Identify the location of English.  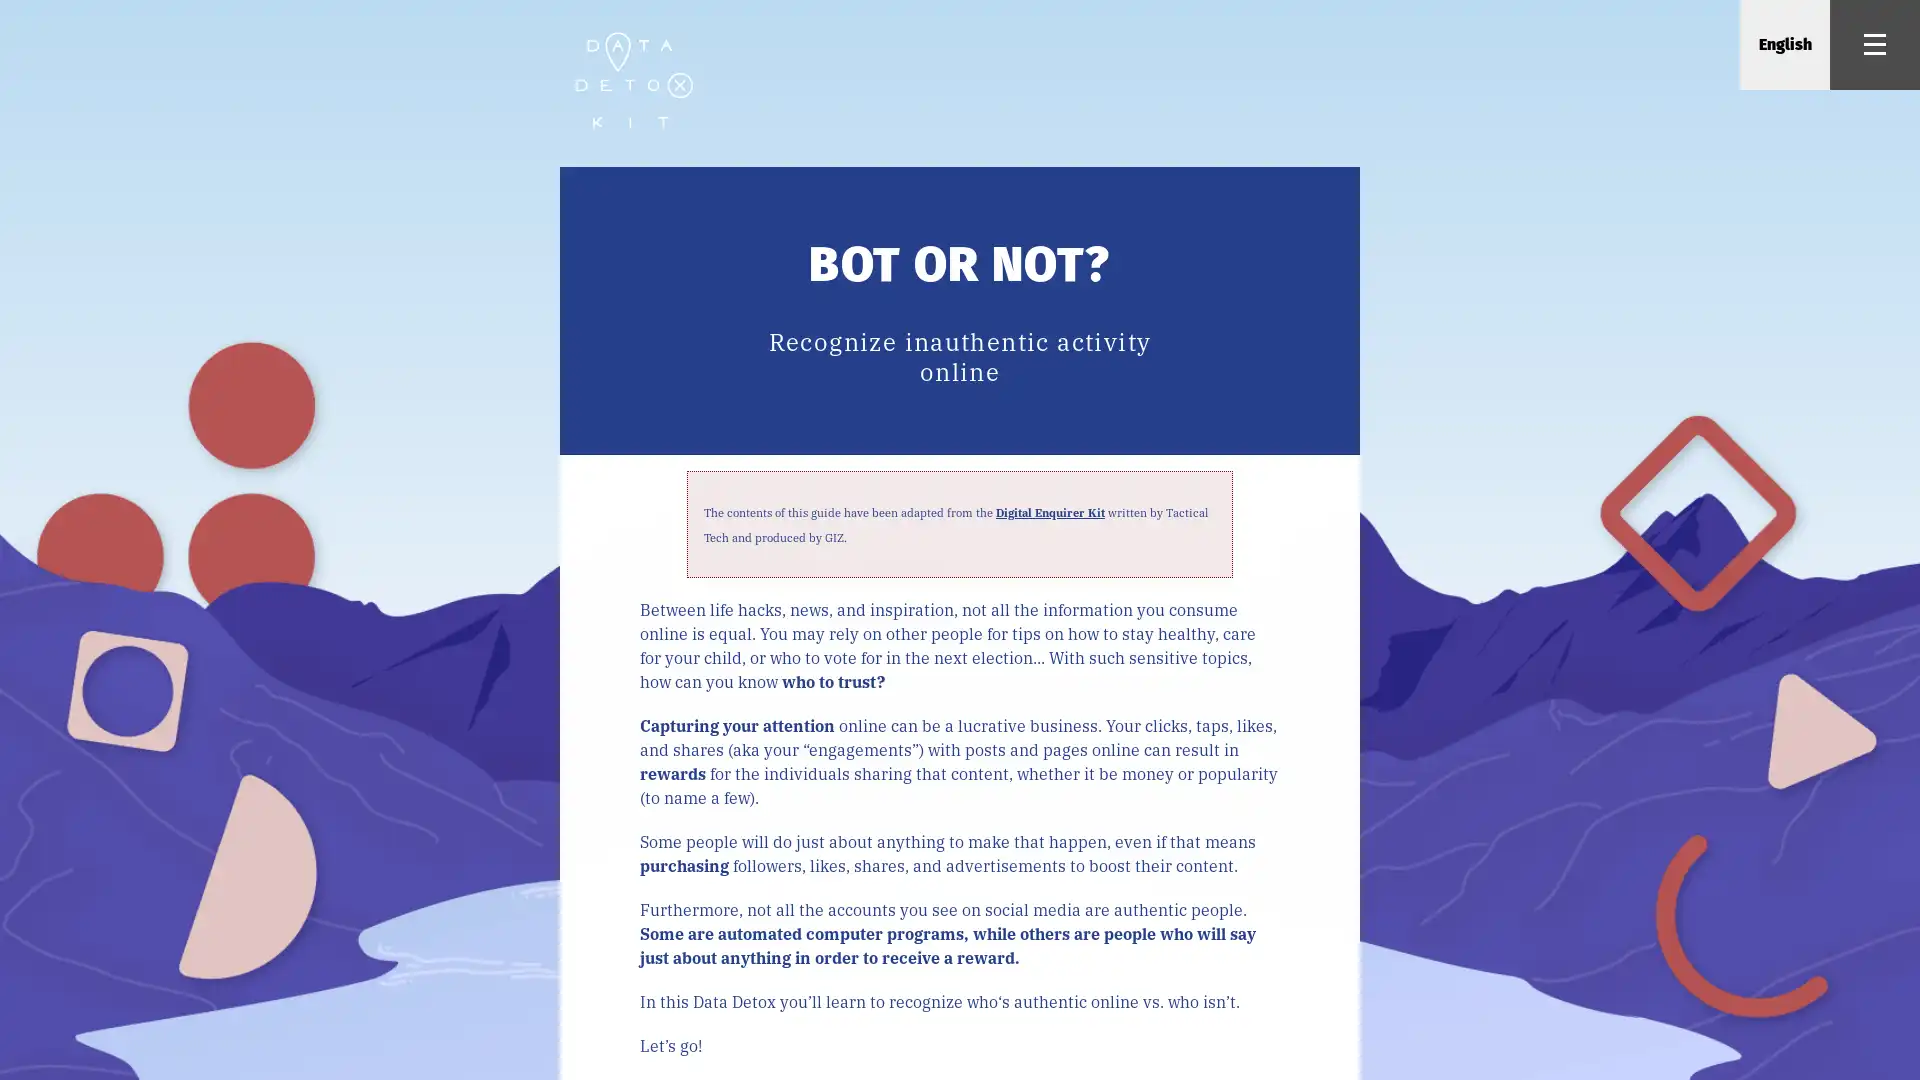
(1784, 45).